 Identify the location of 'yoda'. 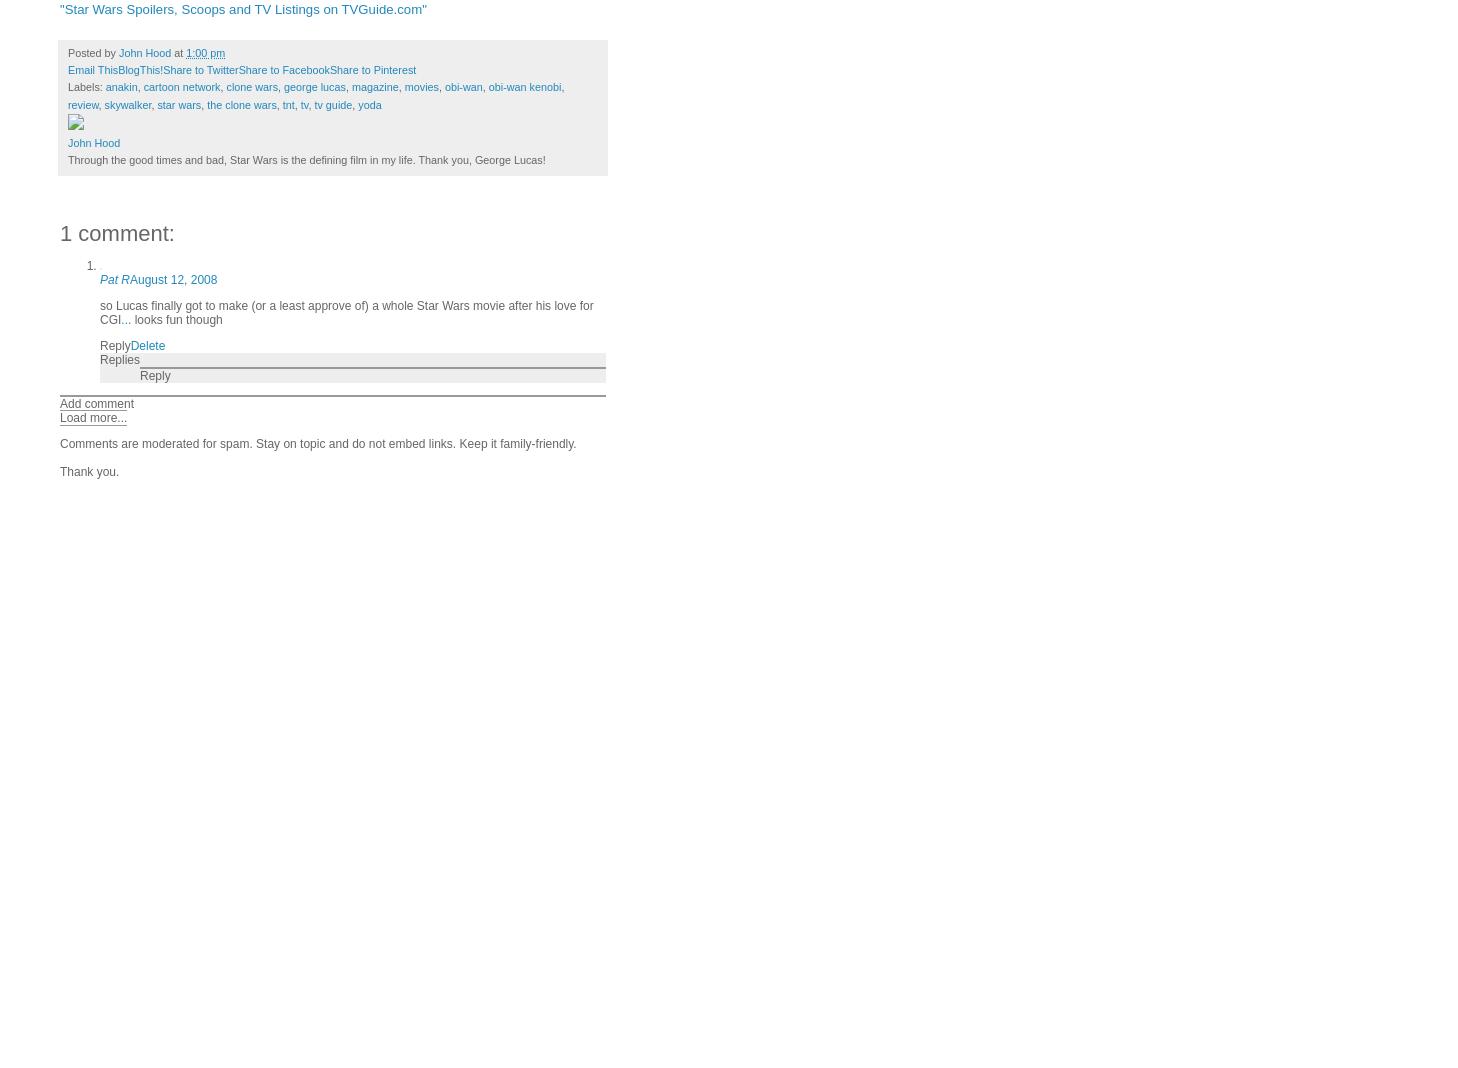
(356, 103).